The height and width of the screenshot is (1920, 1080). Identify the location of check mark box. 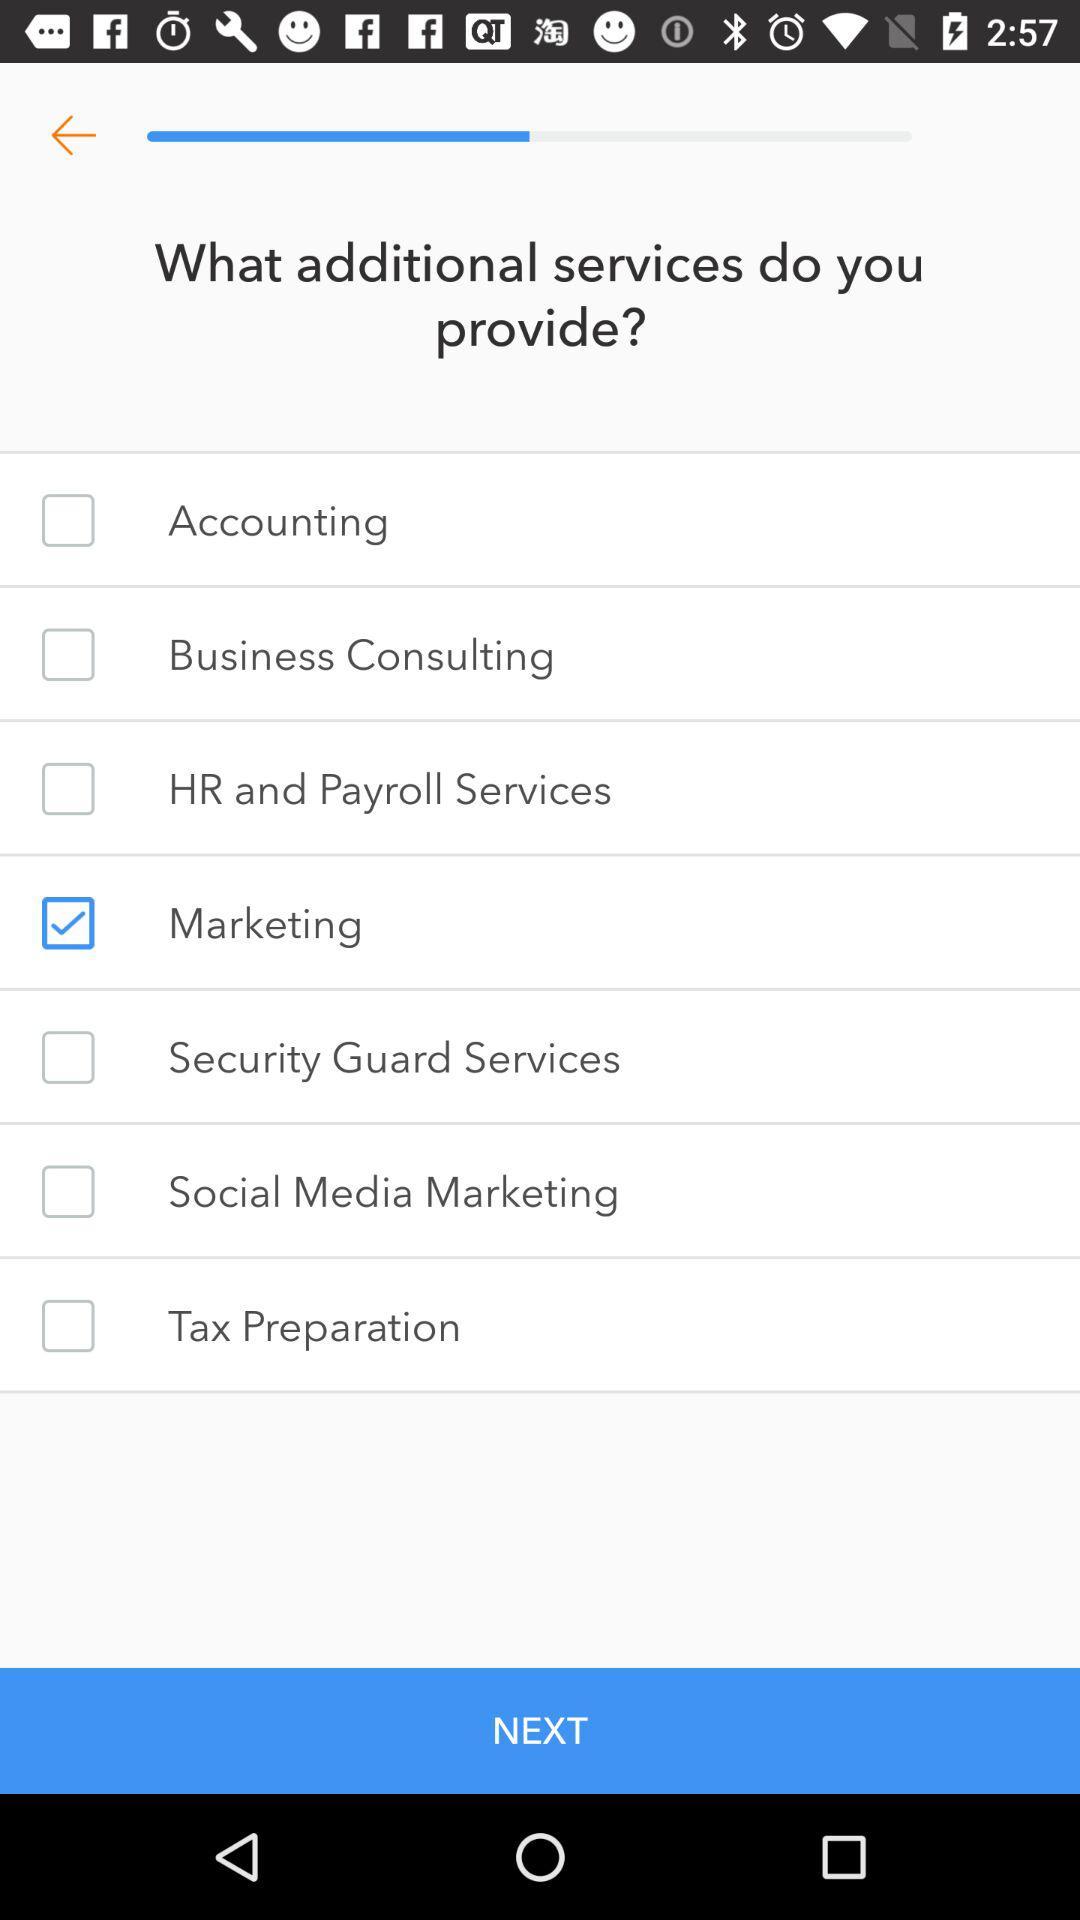
(67, 654).